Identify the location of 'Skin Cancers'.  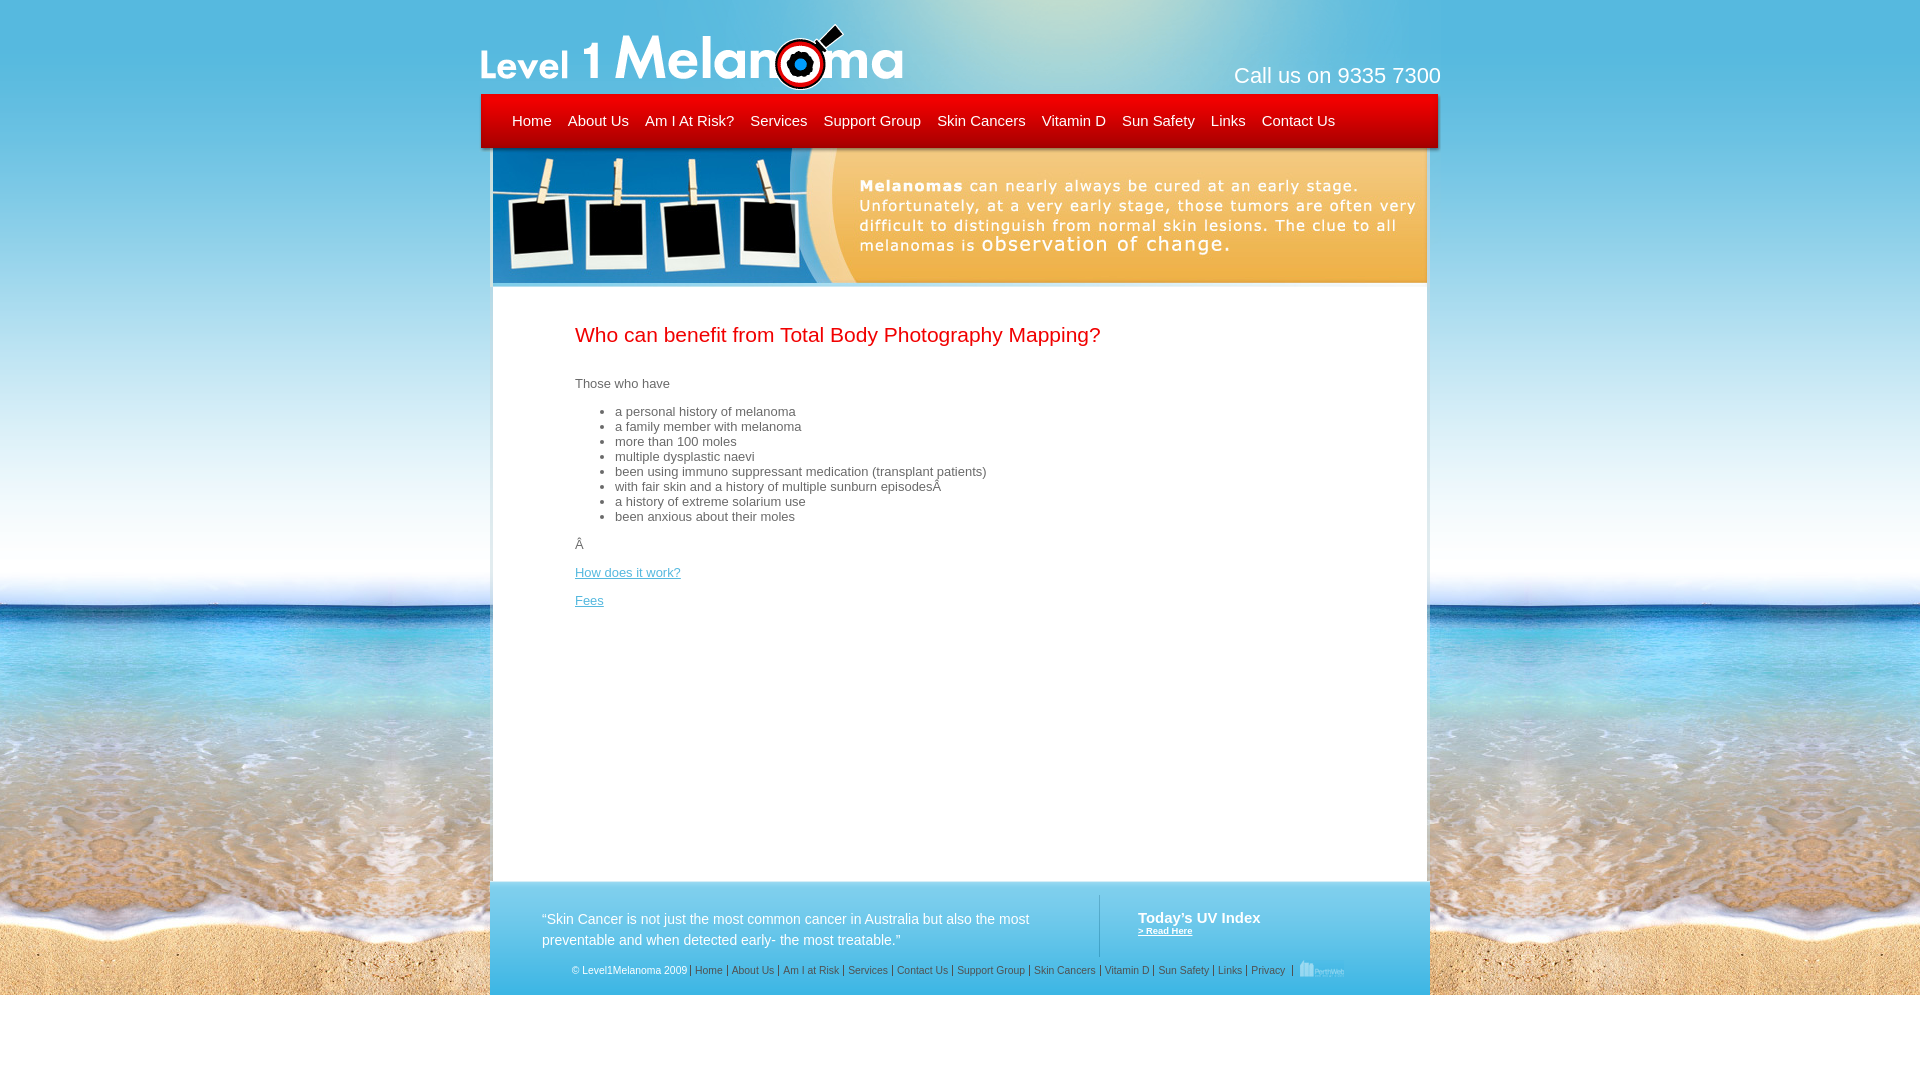
(981, 120).